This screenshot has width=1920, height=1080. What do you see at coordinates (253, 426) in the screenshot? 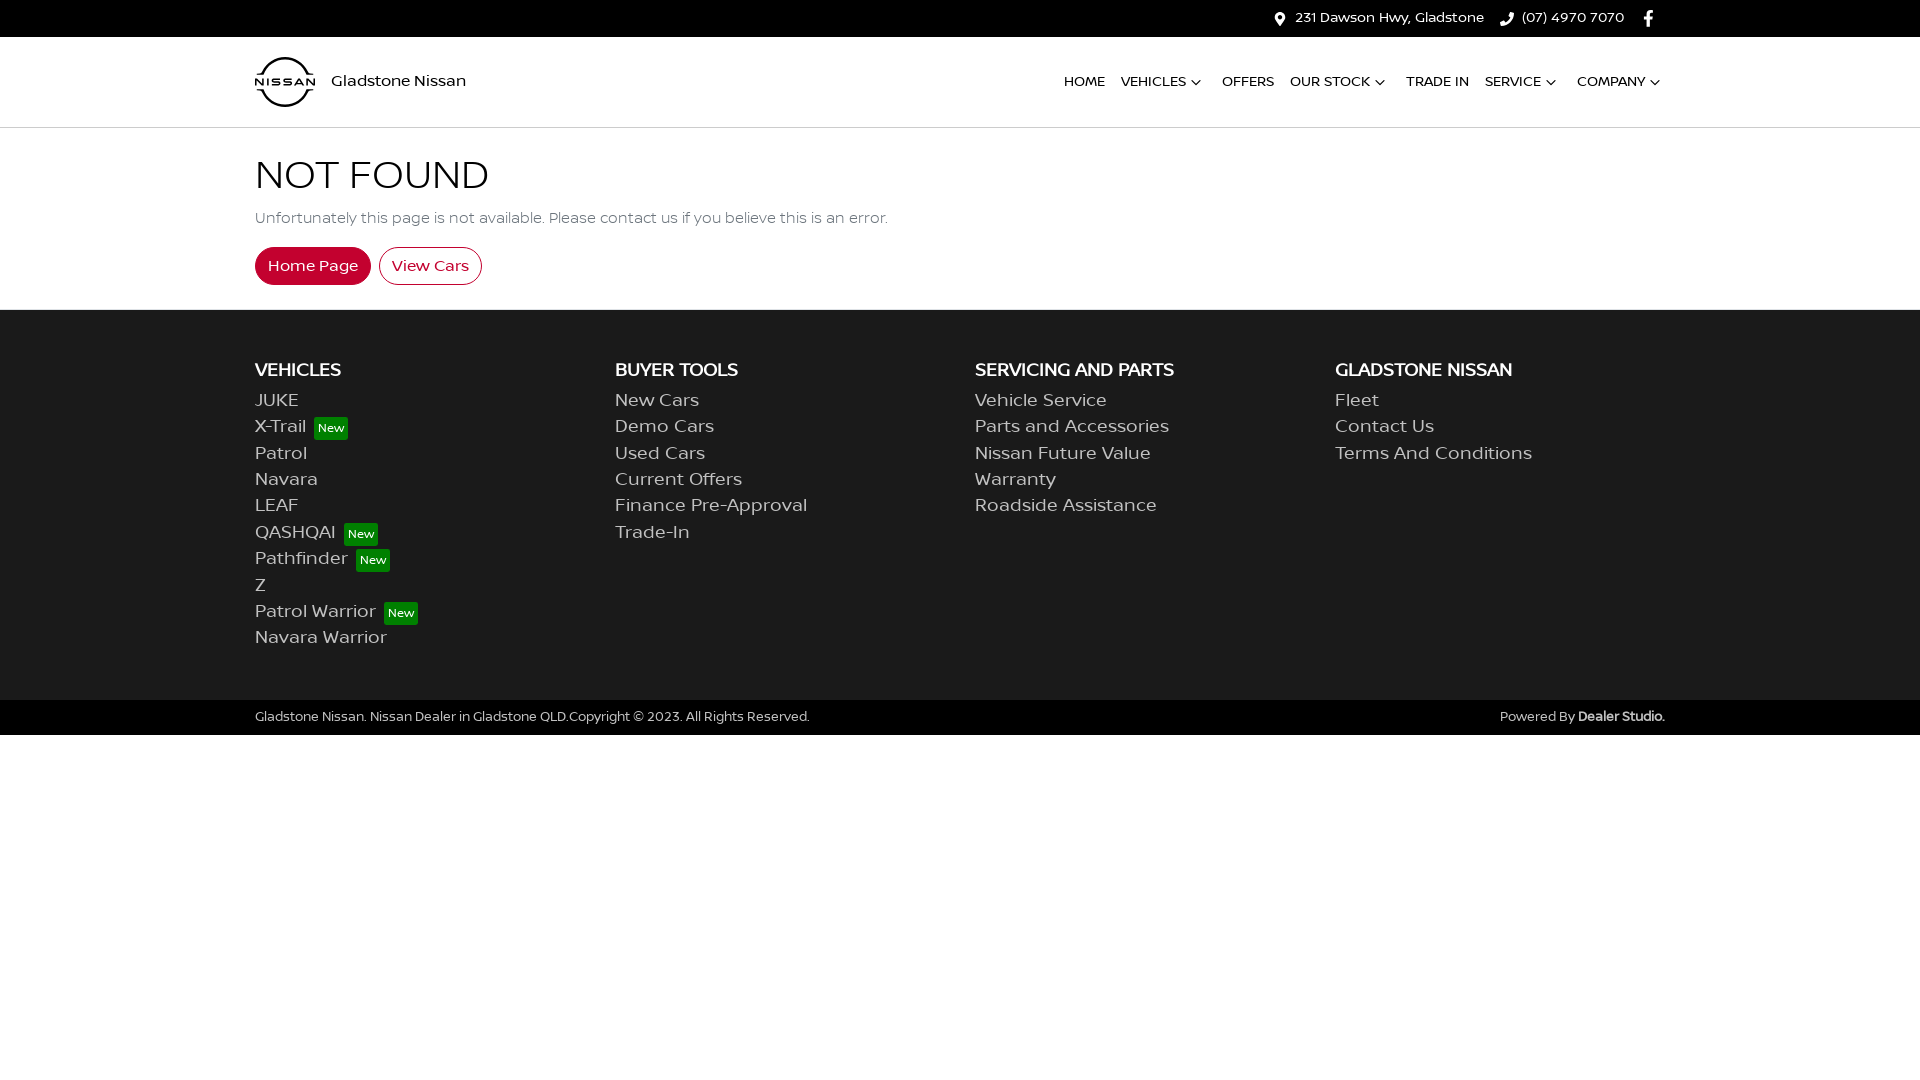
I see `'X-Trail'` at bounding box center [253, 426].